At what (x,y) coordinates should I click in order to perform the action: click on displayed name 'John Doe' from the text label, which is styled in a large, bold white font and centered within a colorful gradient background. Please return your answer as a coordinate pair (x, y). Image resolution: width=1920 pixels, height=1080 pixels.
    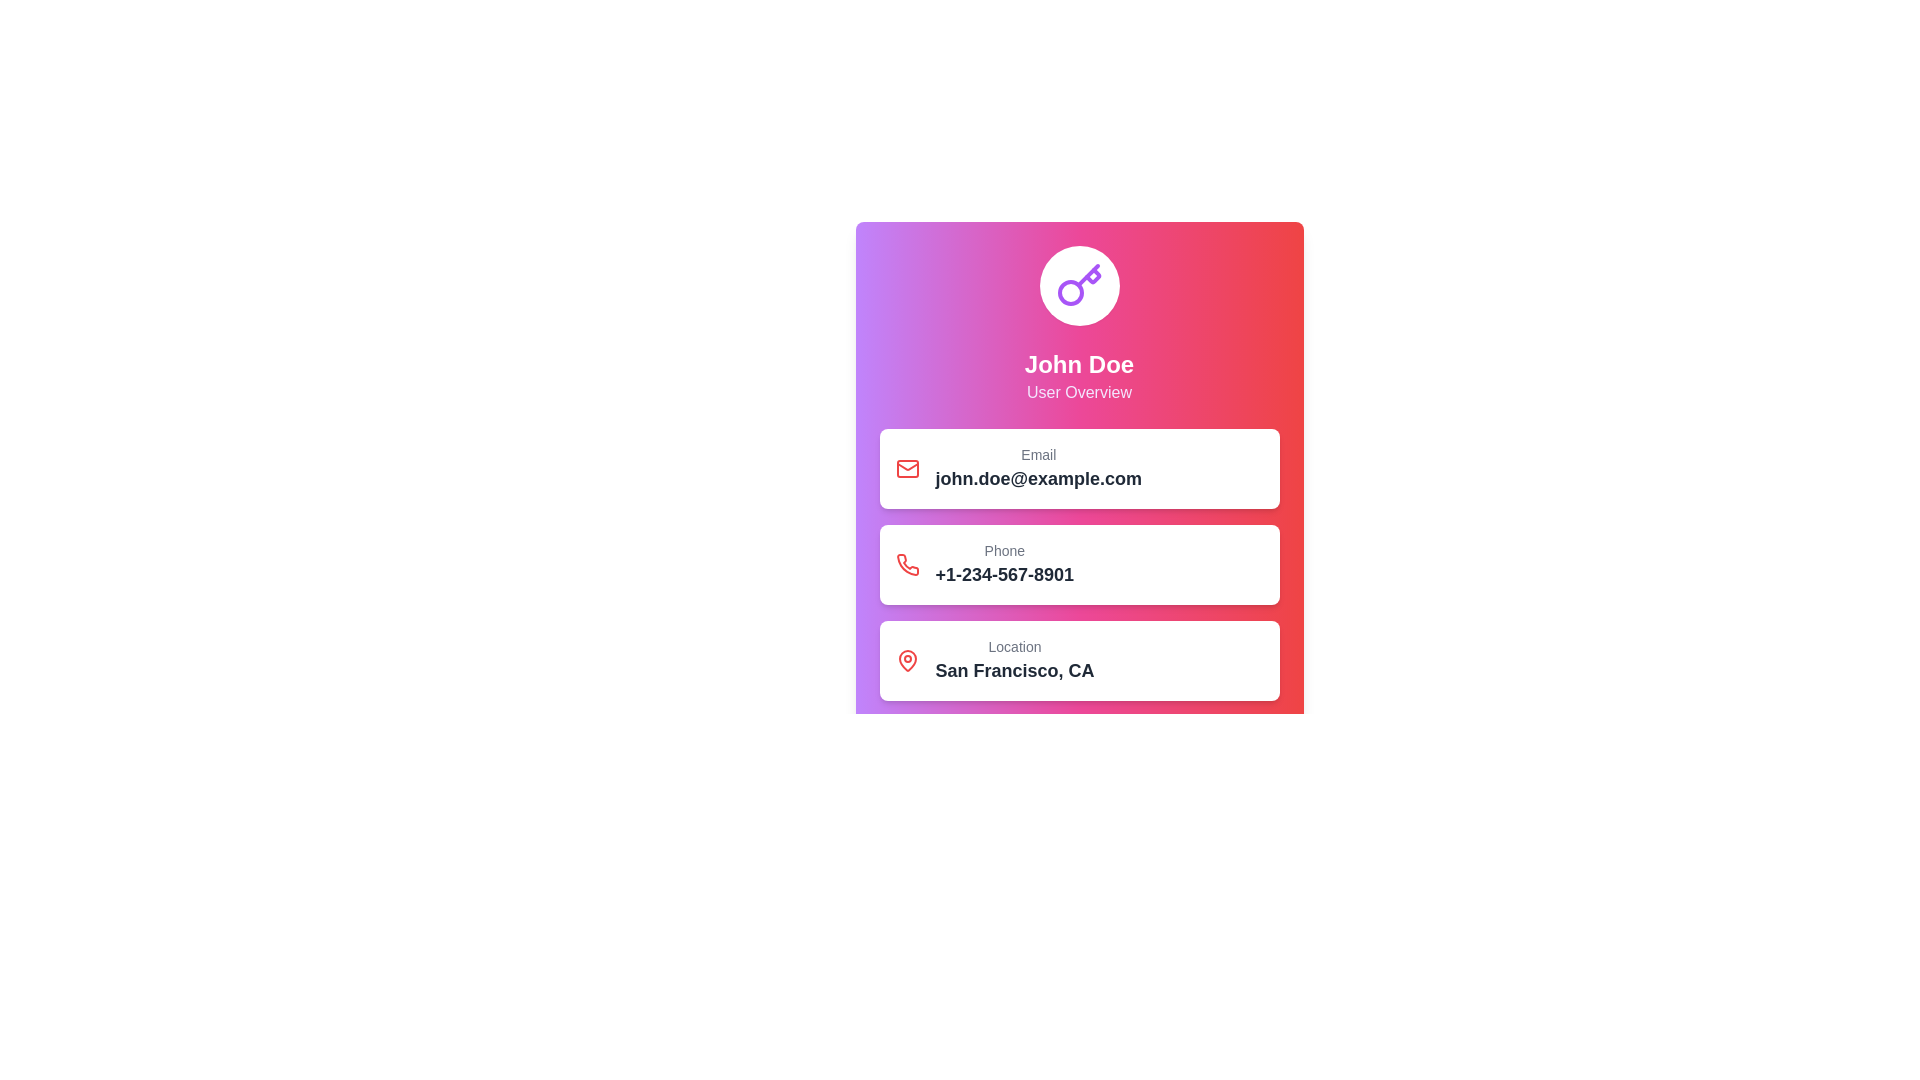
    Looking at the image, I should click on (1078, 365).